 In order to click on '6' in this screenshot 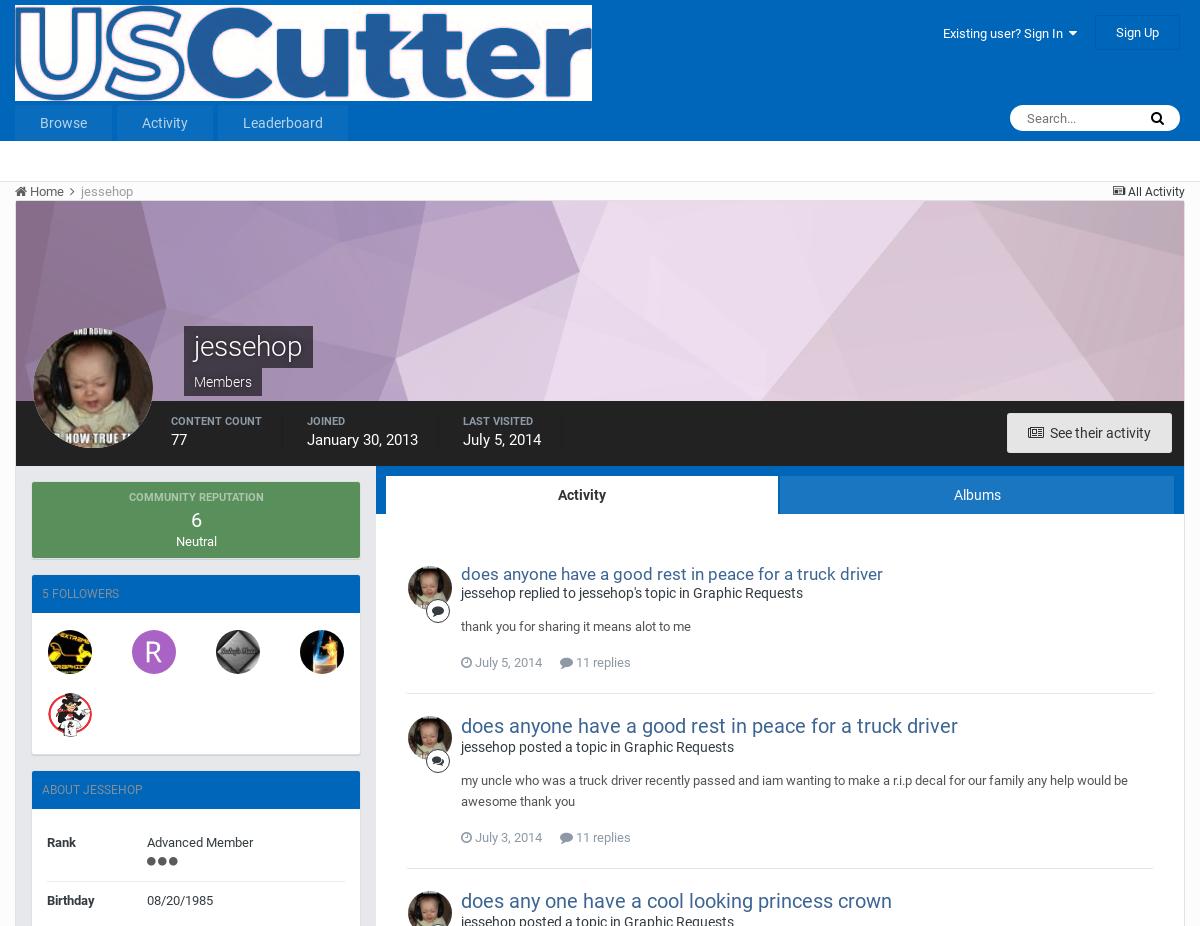, I will do `click(194, 519)`.